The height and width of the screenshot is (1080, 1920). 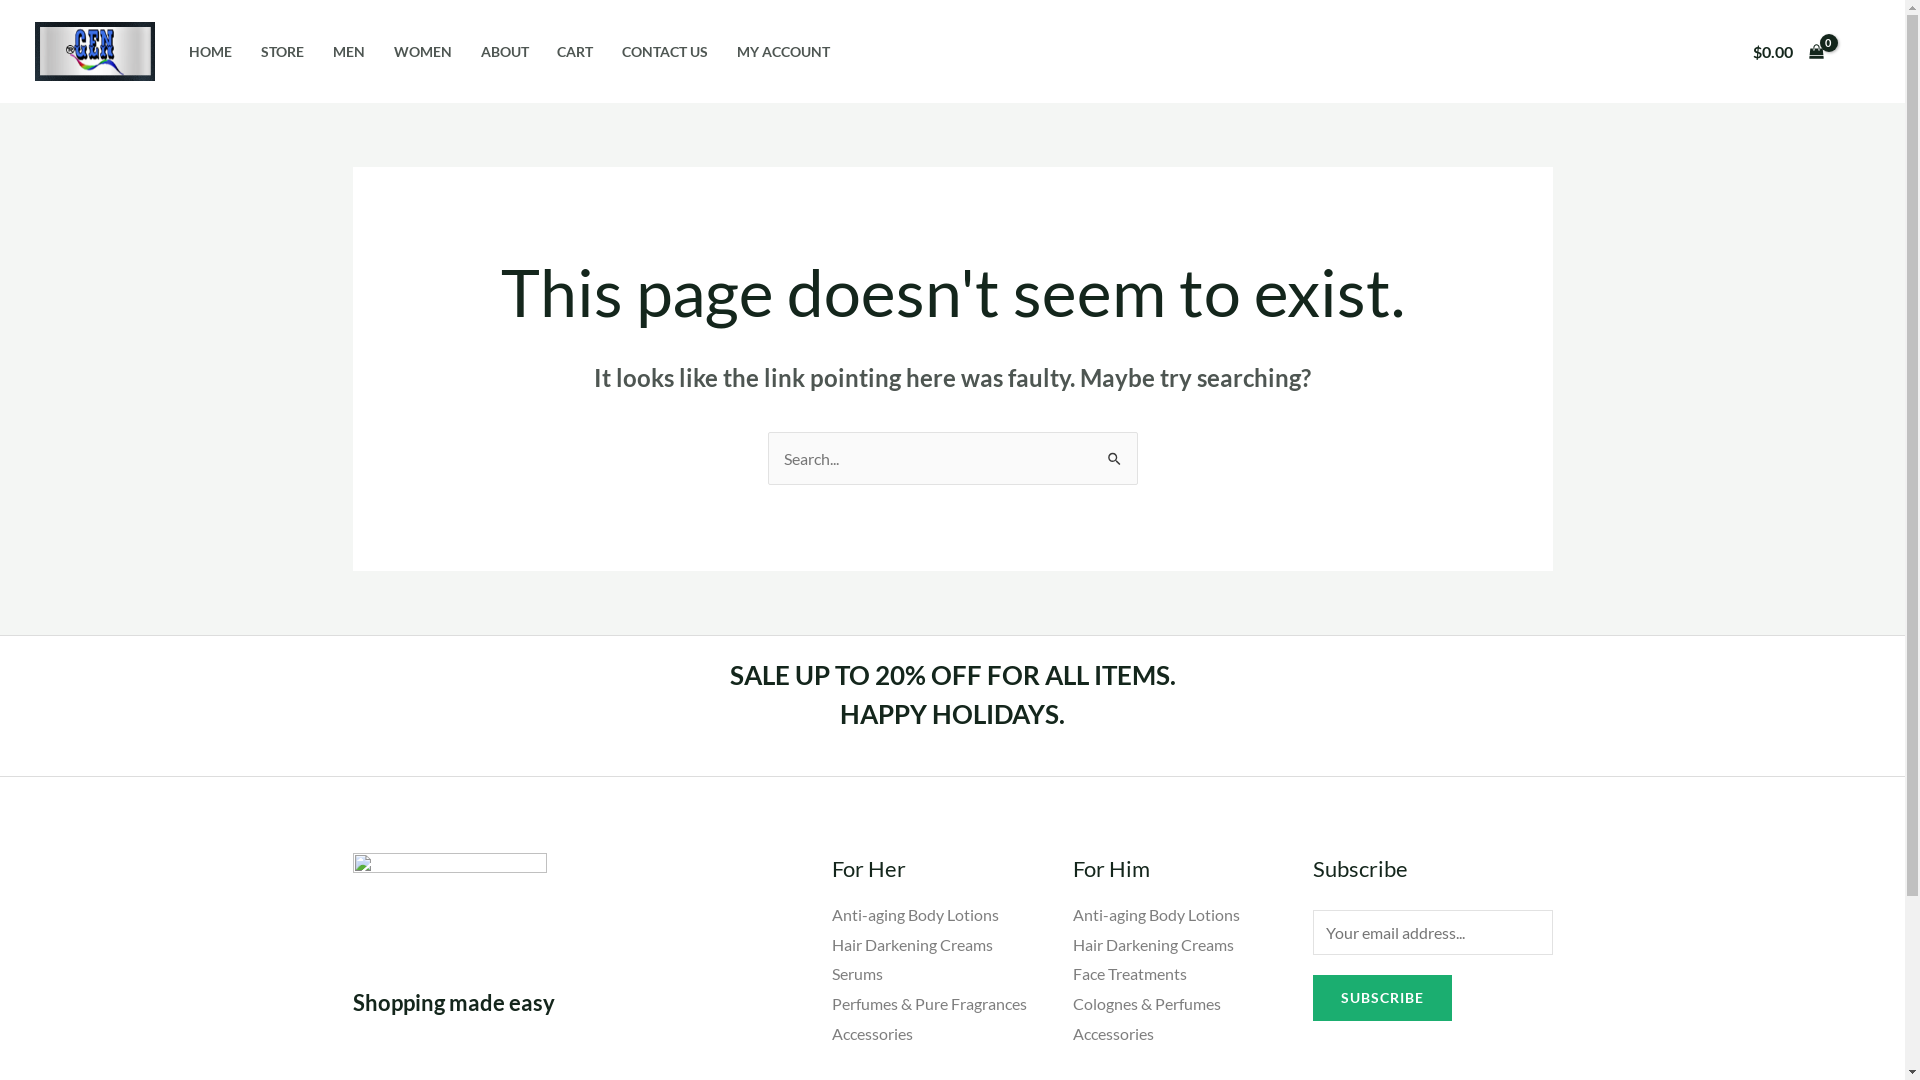 I want to click on 'ABOUT', so click(x=464, y=50).